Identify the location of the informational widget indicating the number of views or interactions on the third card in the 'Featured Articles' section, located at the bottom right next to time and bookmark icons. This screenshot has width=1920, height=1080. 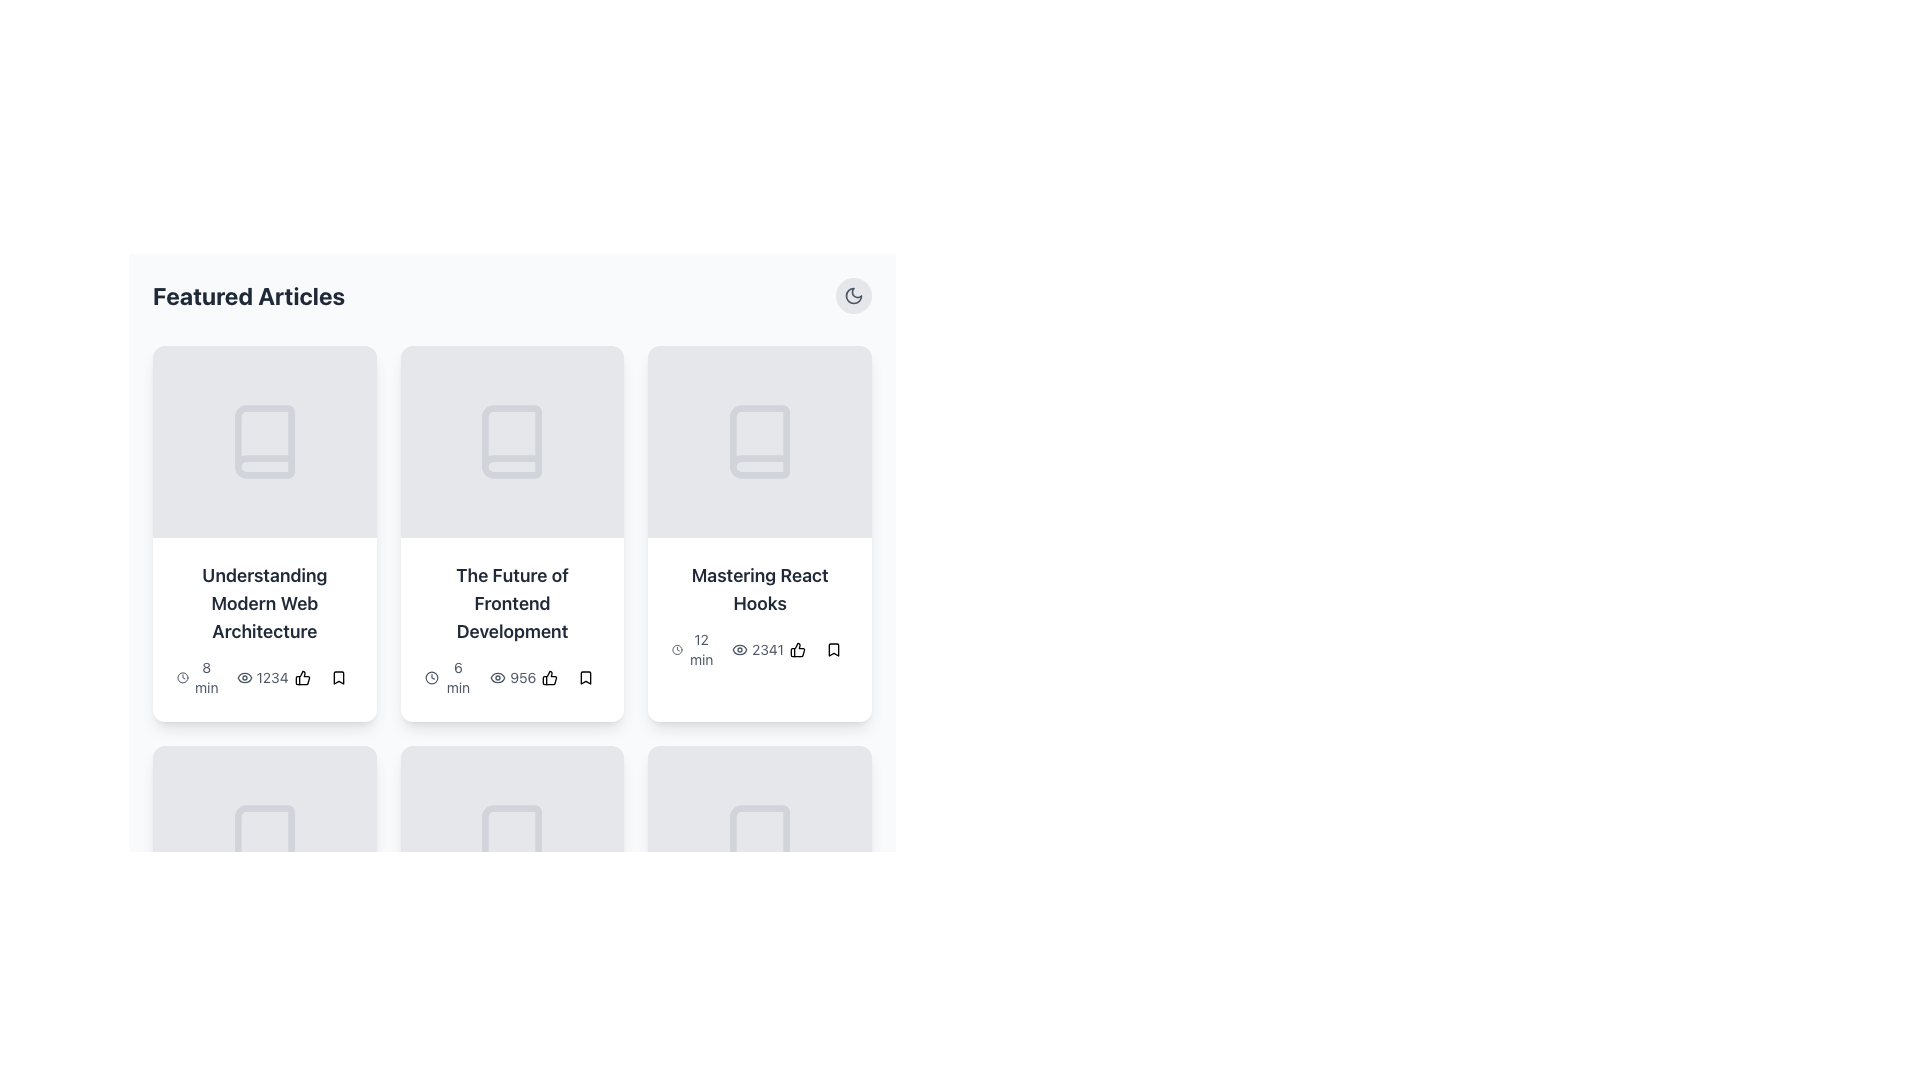
(757, 650).